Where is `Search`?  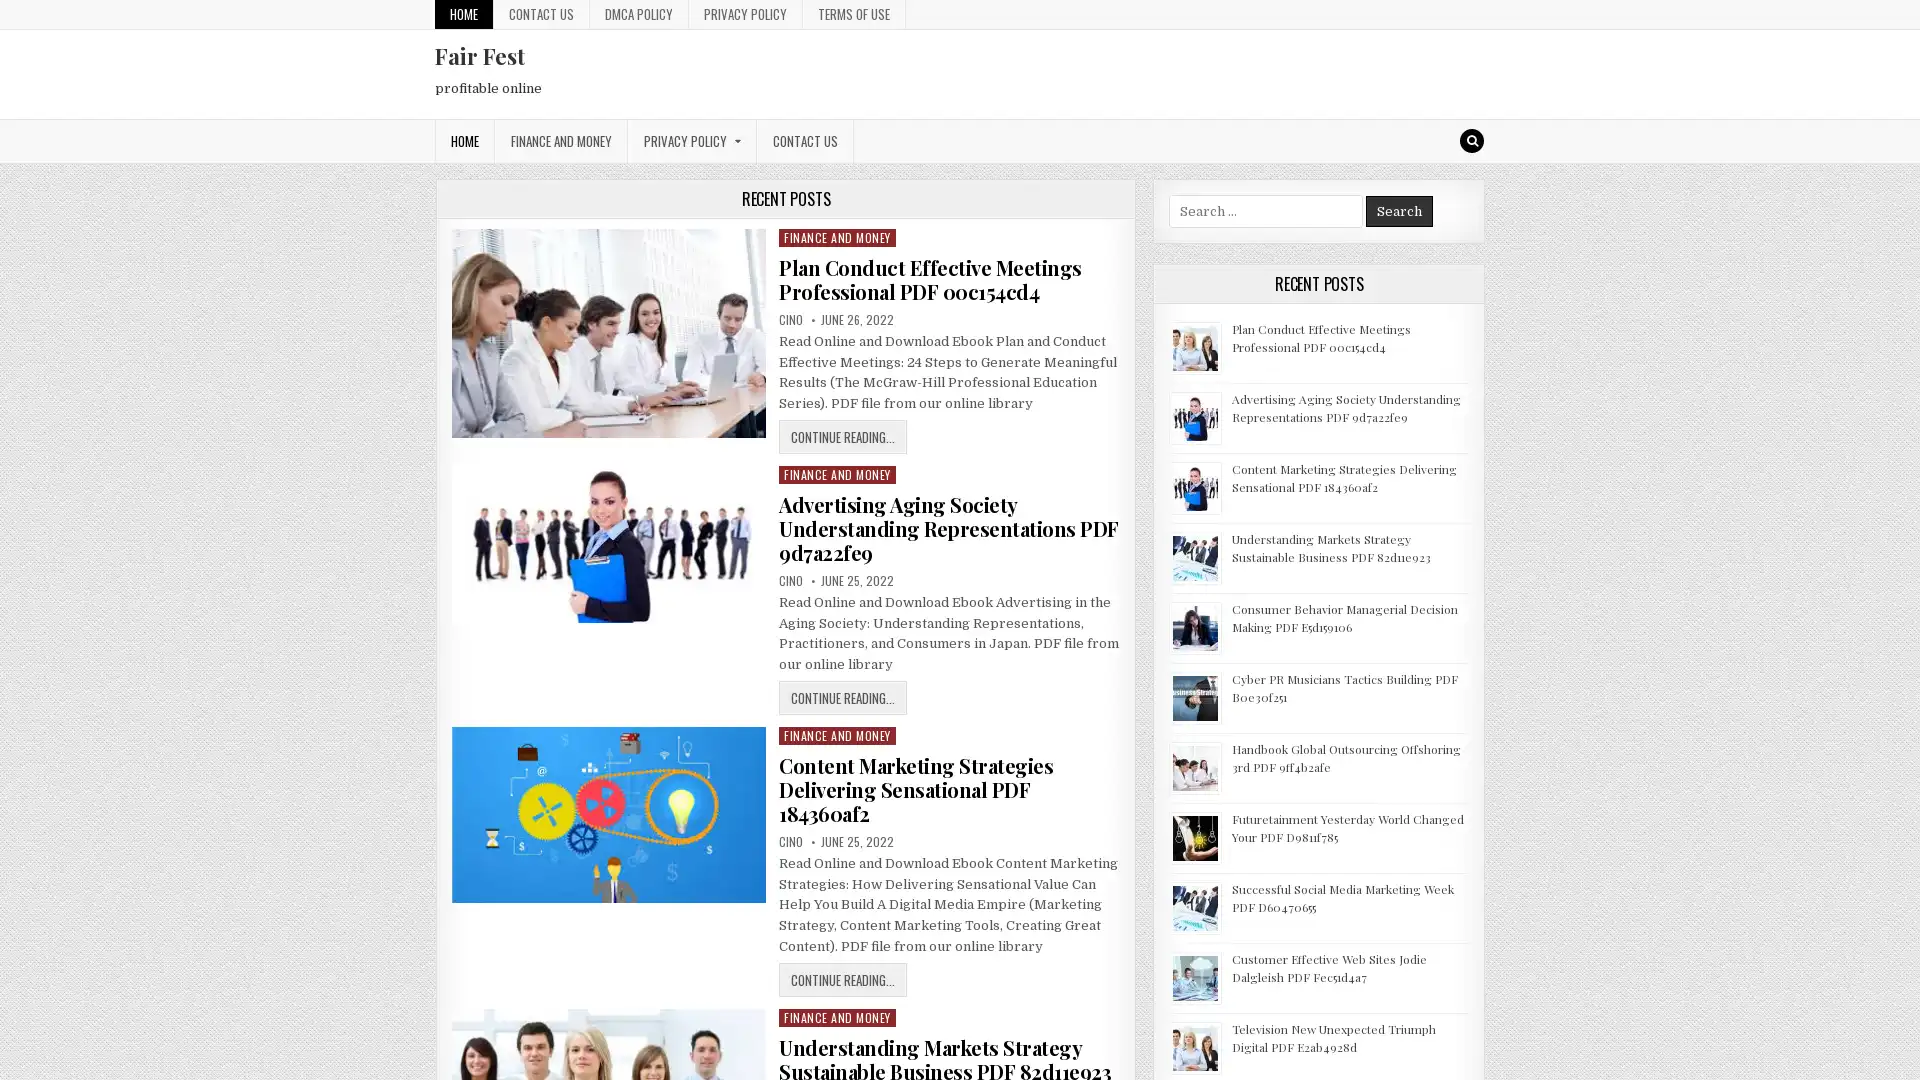
Search is located at coordinates (1398, 211).